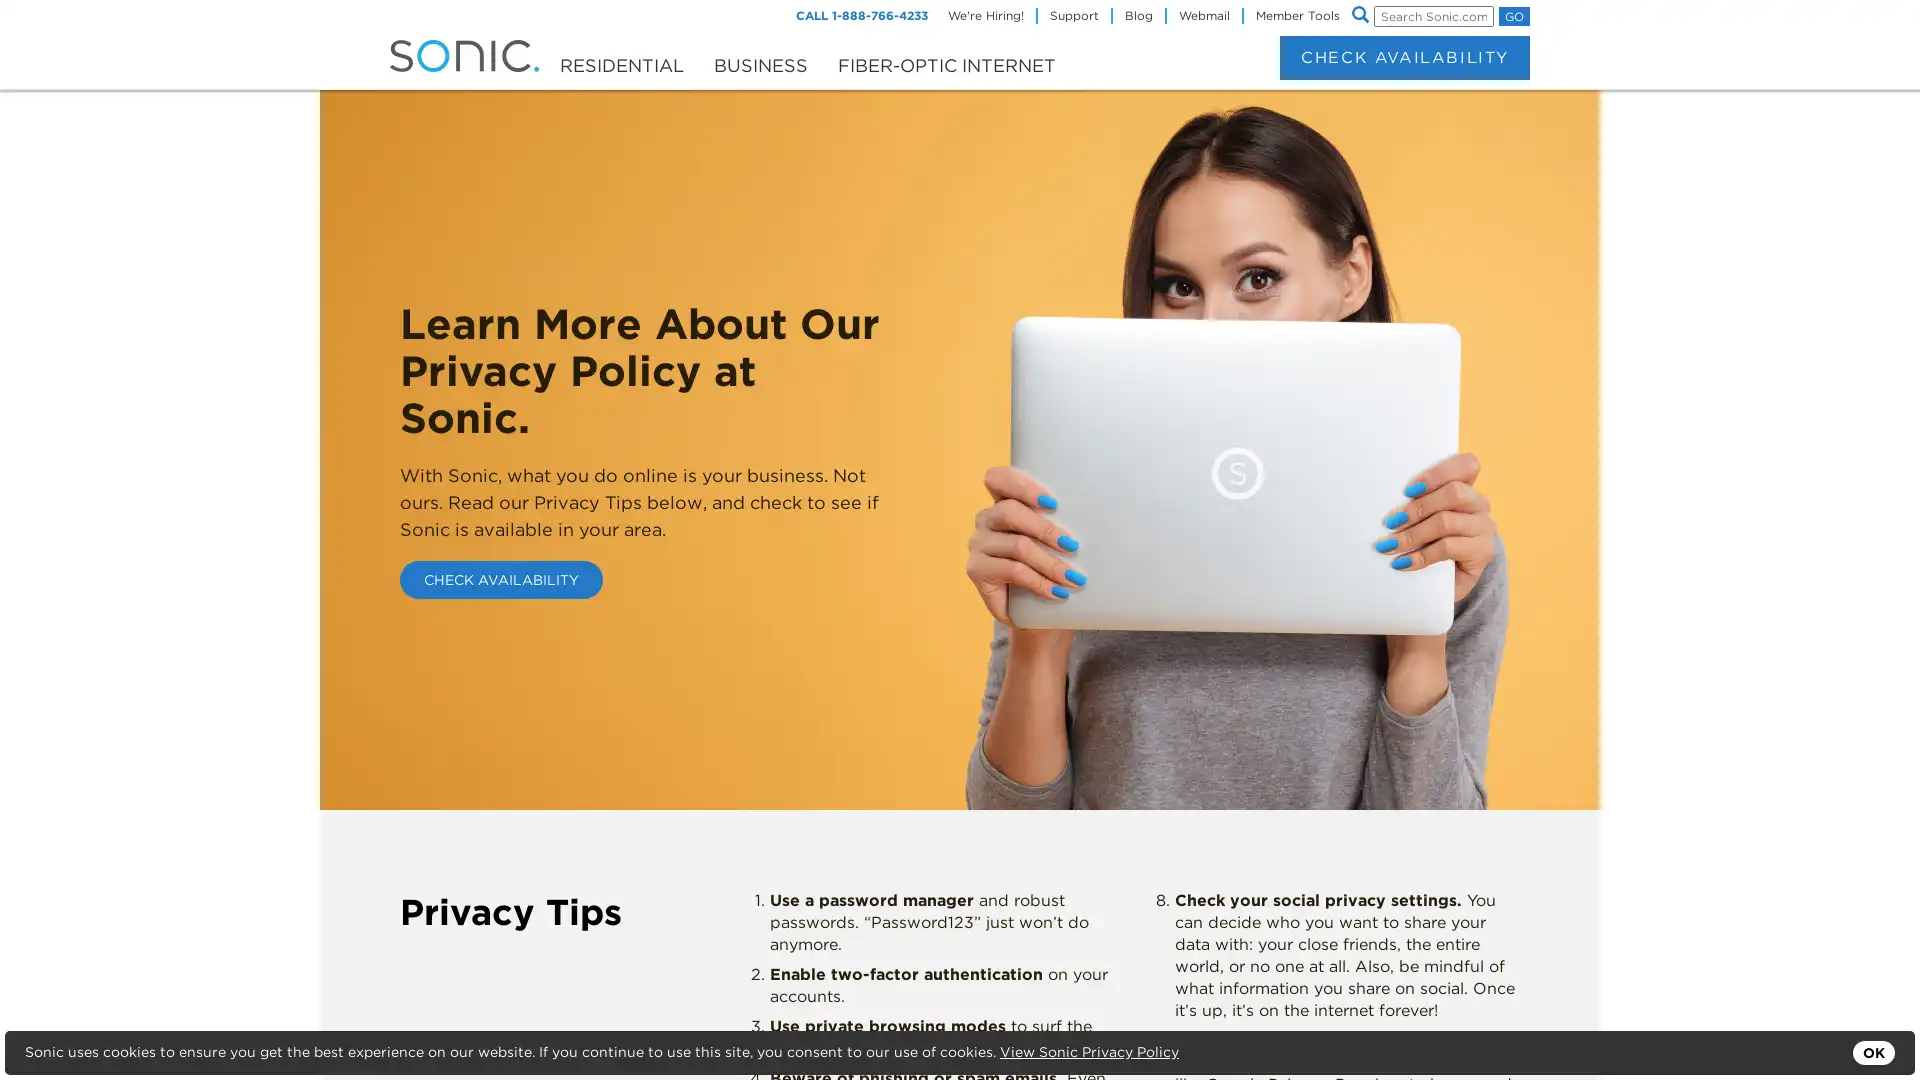  What do you see at coordinates (1514, 16) in the screenshot?
I see `GO` at bounding box center [1514, 16].